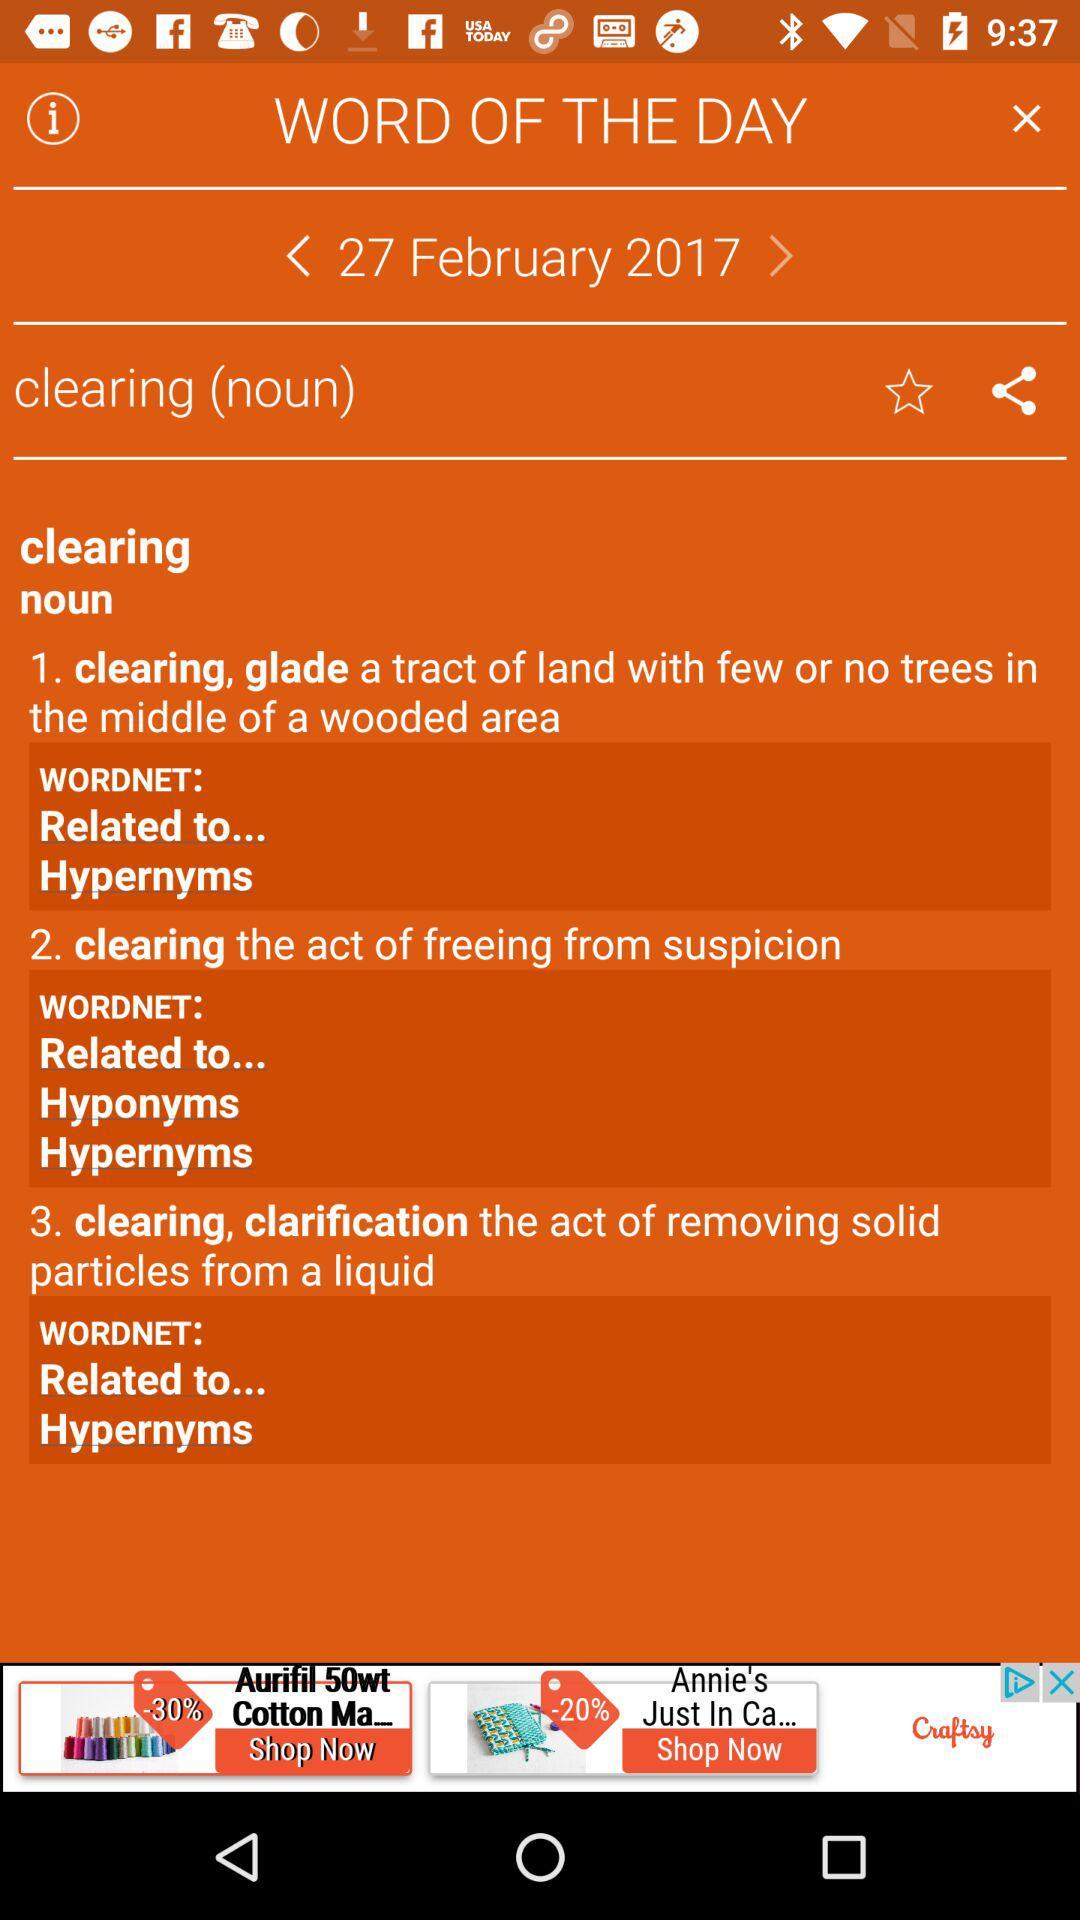 This screenshot has height=1920, width=1080. Describe the element at coordinates (52, 117) in the screenshot. I see `information switch option` at that location.